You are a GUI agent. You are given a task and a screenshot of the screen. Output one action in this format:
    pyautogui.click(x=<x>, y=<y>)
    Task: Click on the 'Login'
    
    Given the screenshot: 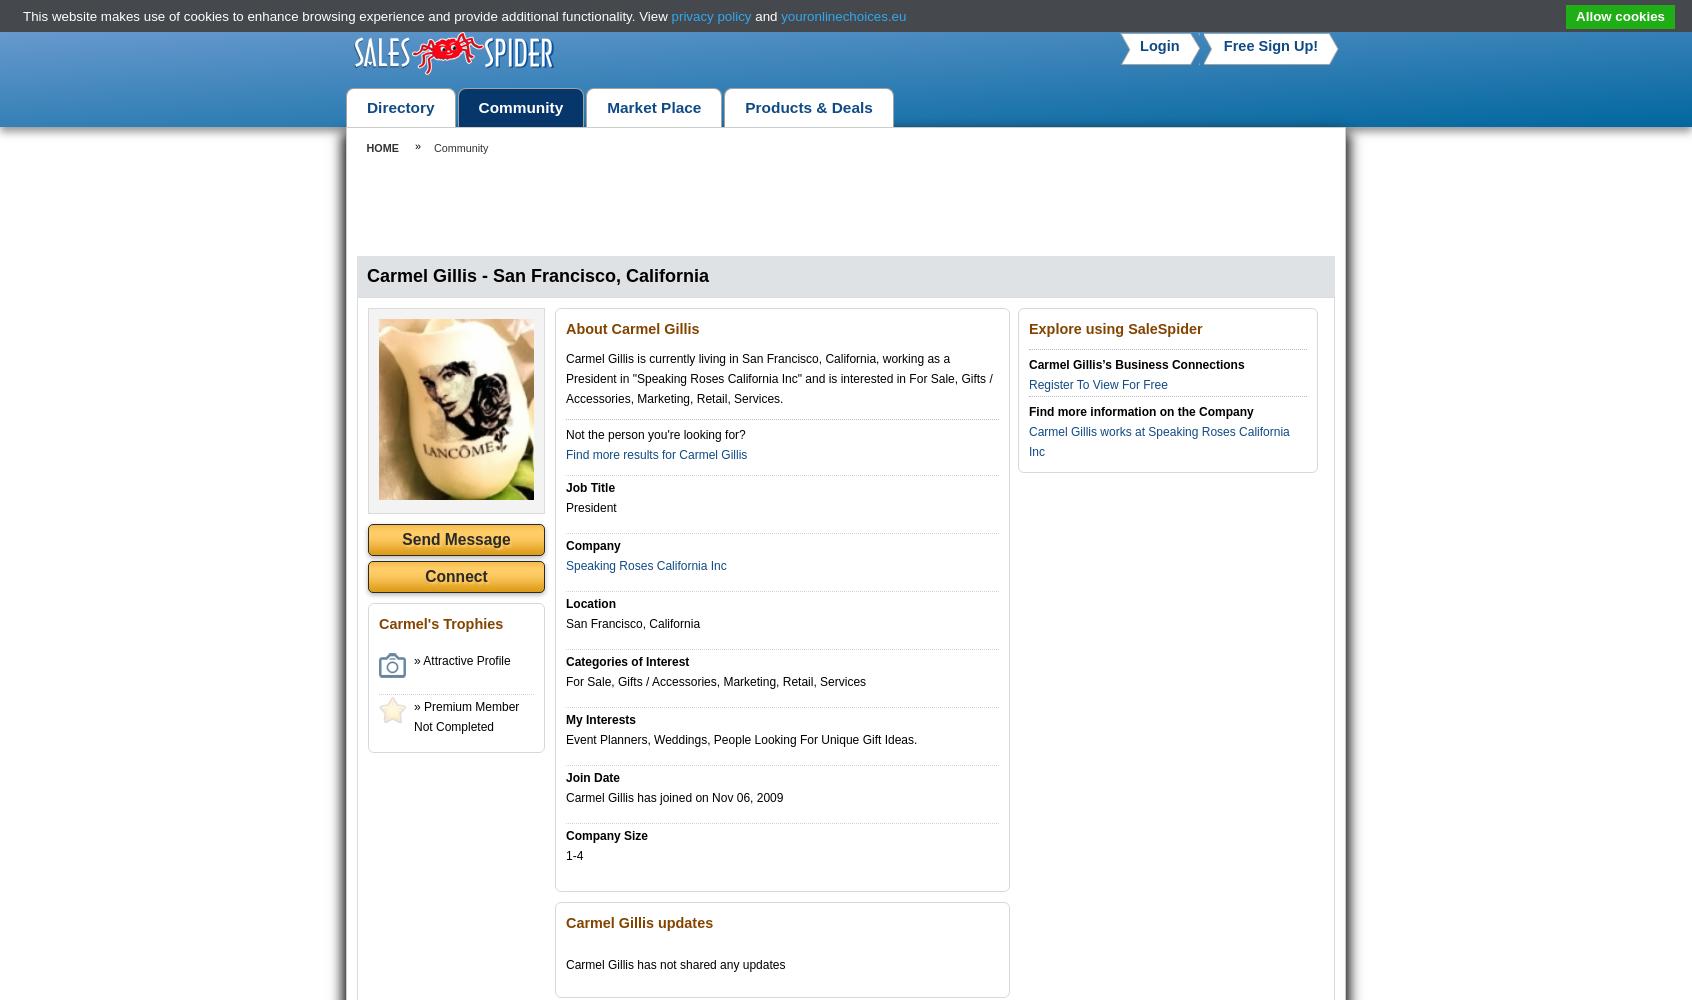 What is the action you would take?
    pyautogui.click(x=1139, y=46)
    